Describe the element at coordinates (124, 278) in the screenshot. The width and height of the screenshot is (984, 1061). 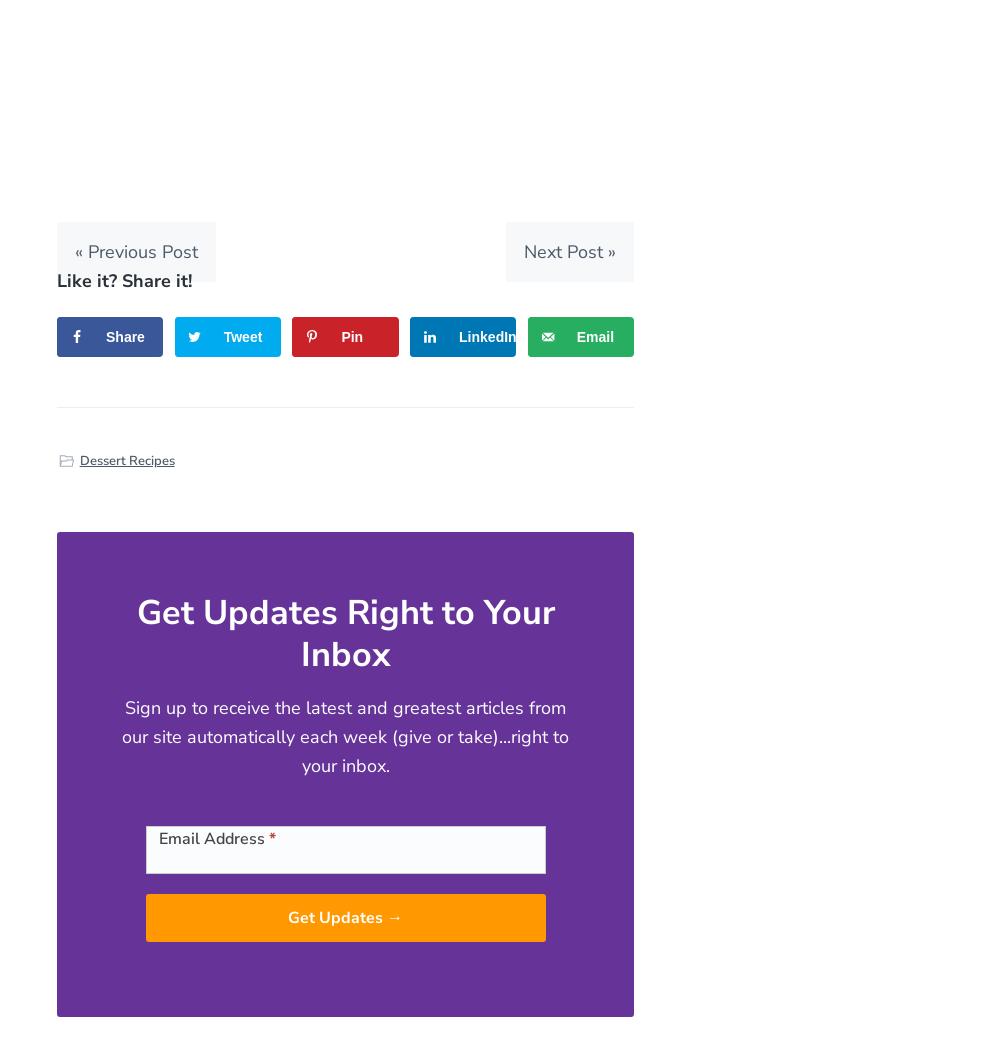
I see `'Like it? Share it!'` at that location.